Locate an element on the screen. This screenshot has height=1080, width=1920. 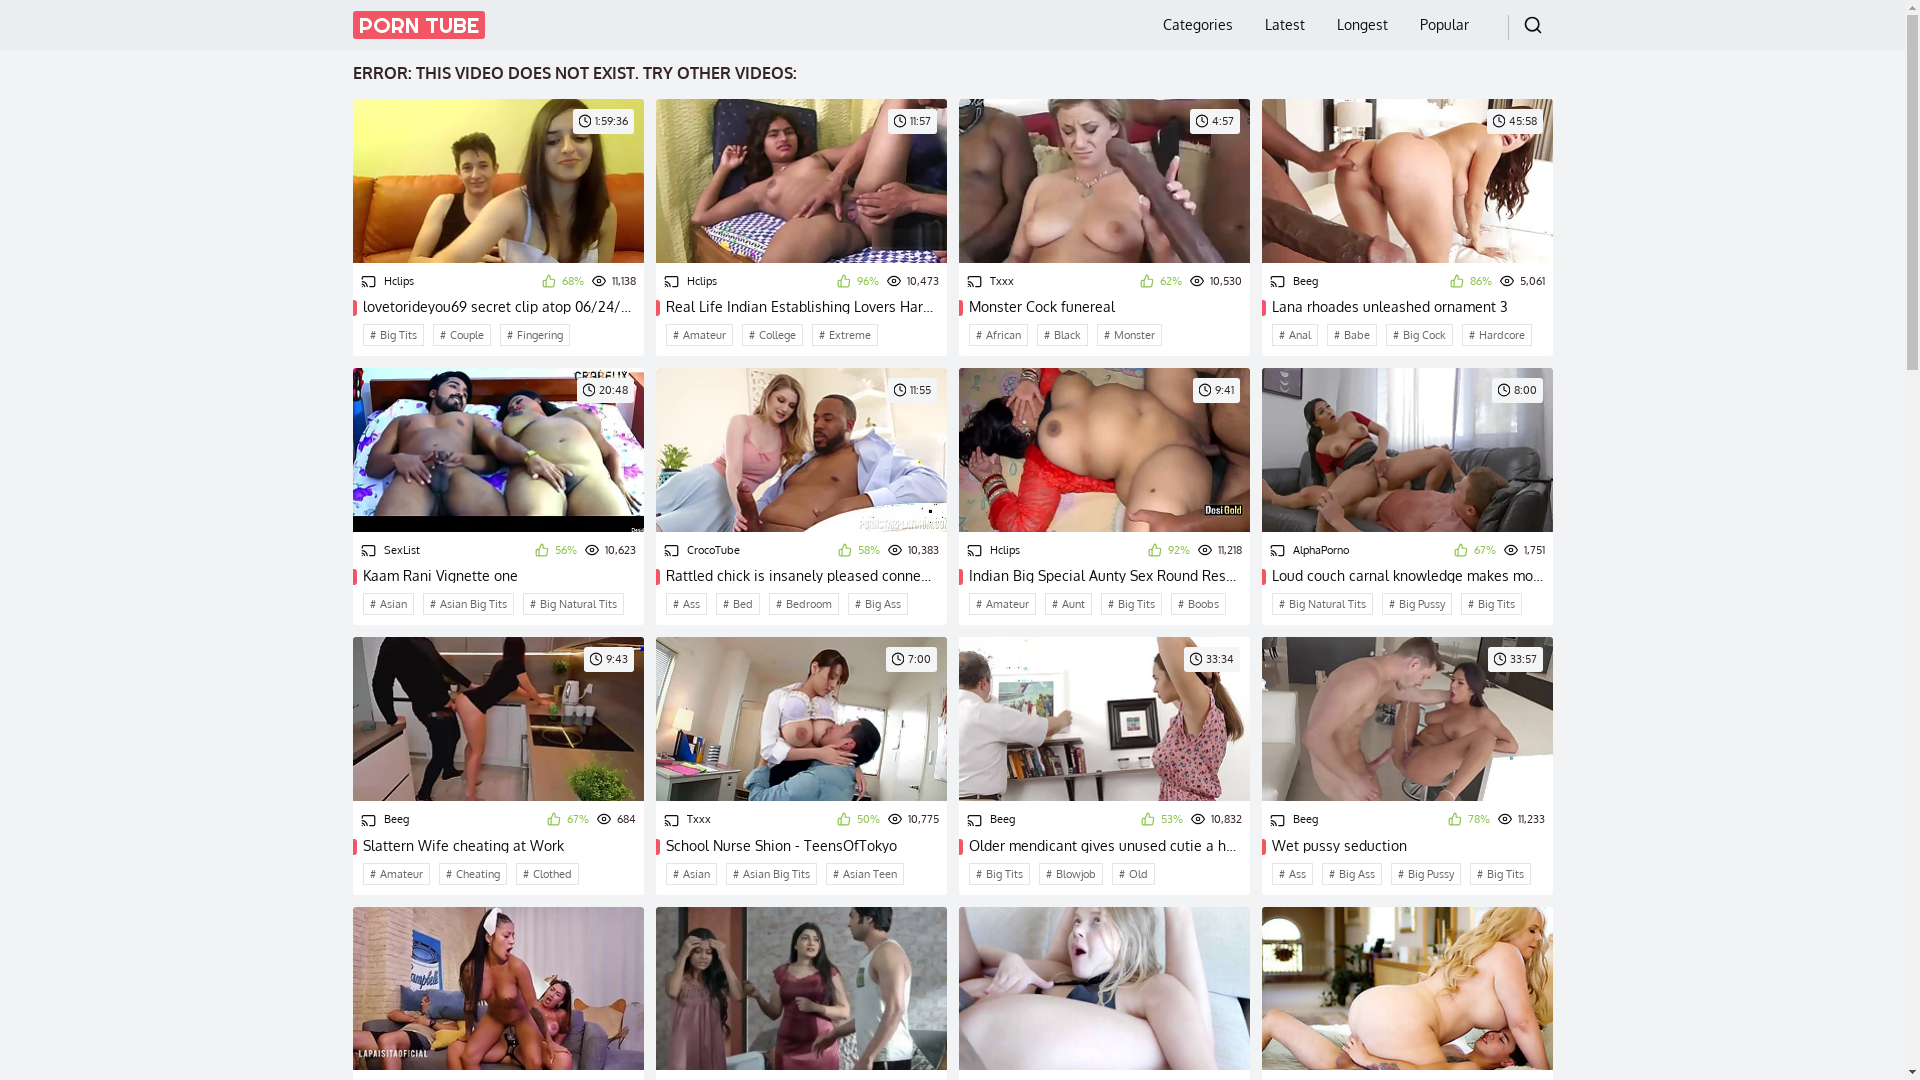
'Longest' is located at coordinates (1321, 24).